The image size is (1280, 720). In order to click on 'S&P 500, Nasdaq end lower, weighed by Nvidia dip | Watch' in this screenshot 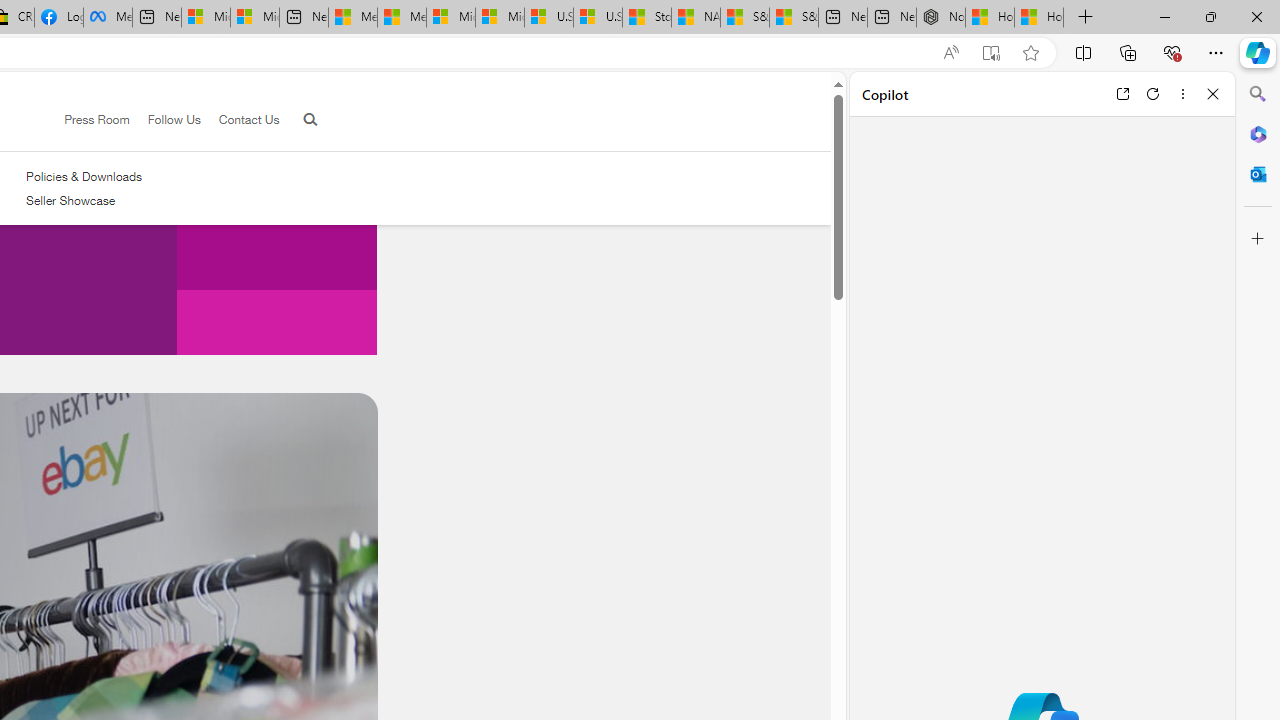, I will do `click(793, 17)`.